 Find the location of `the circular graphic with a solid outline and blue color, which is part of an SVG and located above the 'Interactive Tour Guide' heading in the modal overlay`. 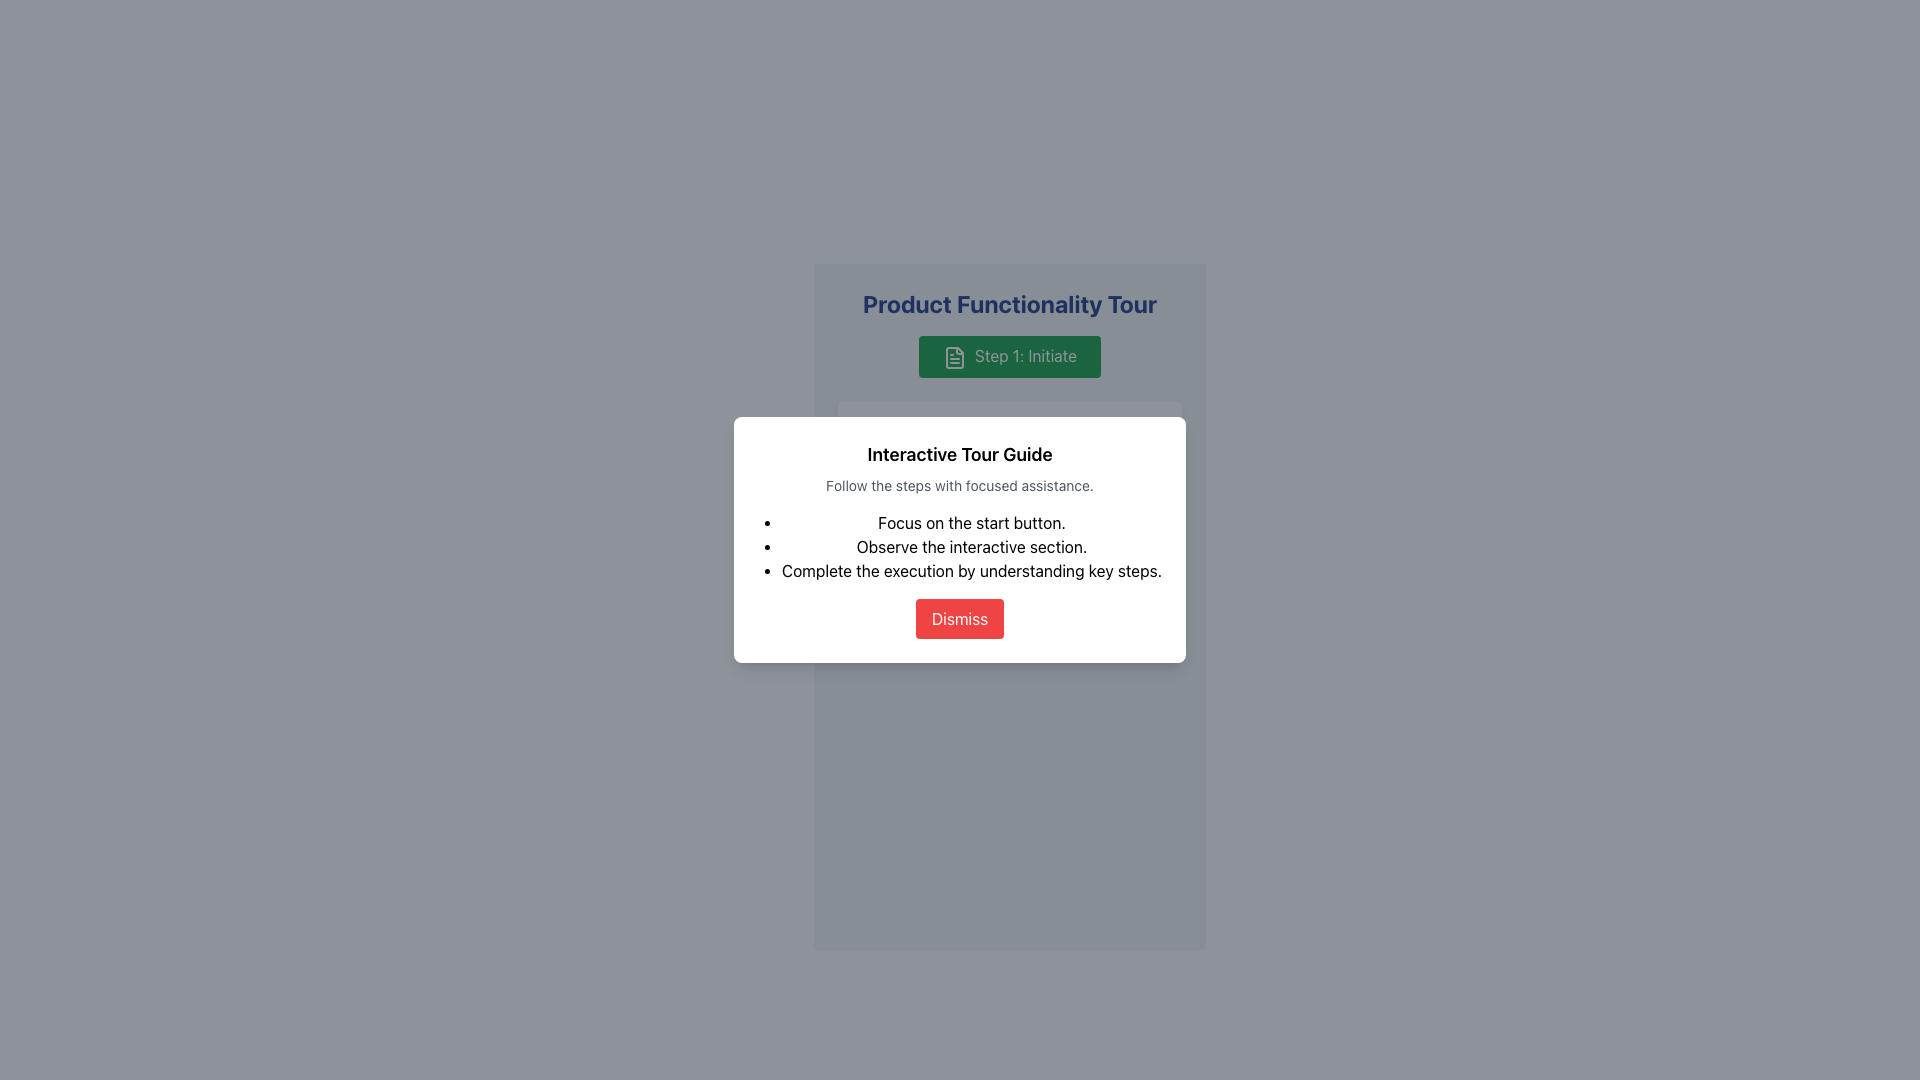

the circular graphic with a solid outline and blue color, which is part of an SVG and located above the 'Interactive Tour Guide' heading in the modal overlay is located at coordinates (1009, 436).